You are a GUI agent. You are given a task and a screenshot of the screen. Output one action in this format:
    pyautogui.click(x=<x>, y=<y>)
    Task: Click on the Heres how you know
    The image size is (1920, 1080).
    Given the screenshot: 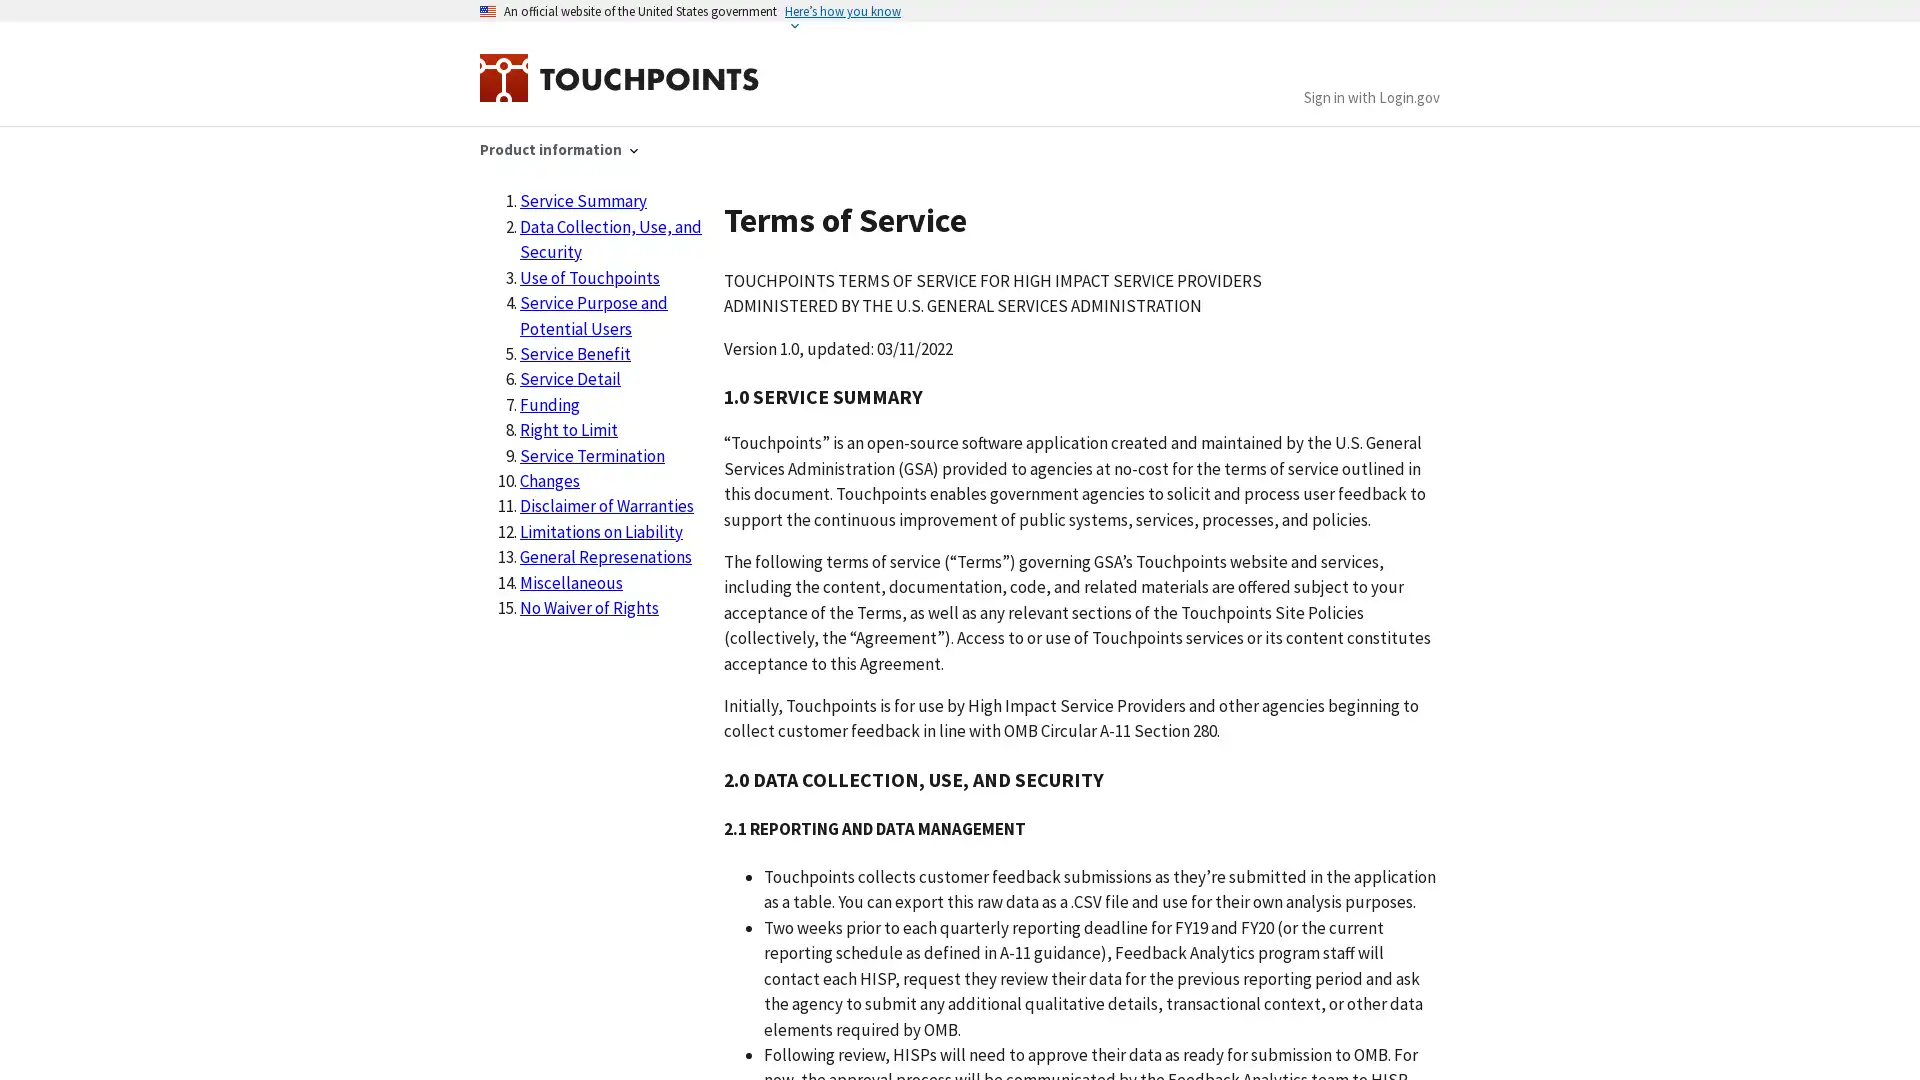 What is the action you would take?
    pyautogui.click(x=843, y=11)
    